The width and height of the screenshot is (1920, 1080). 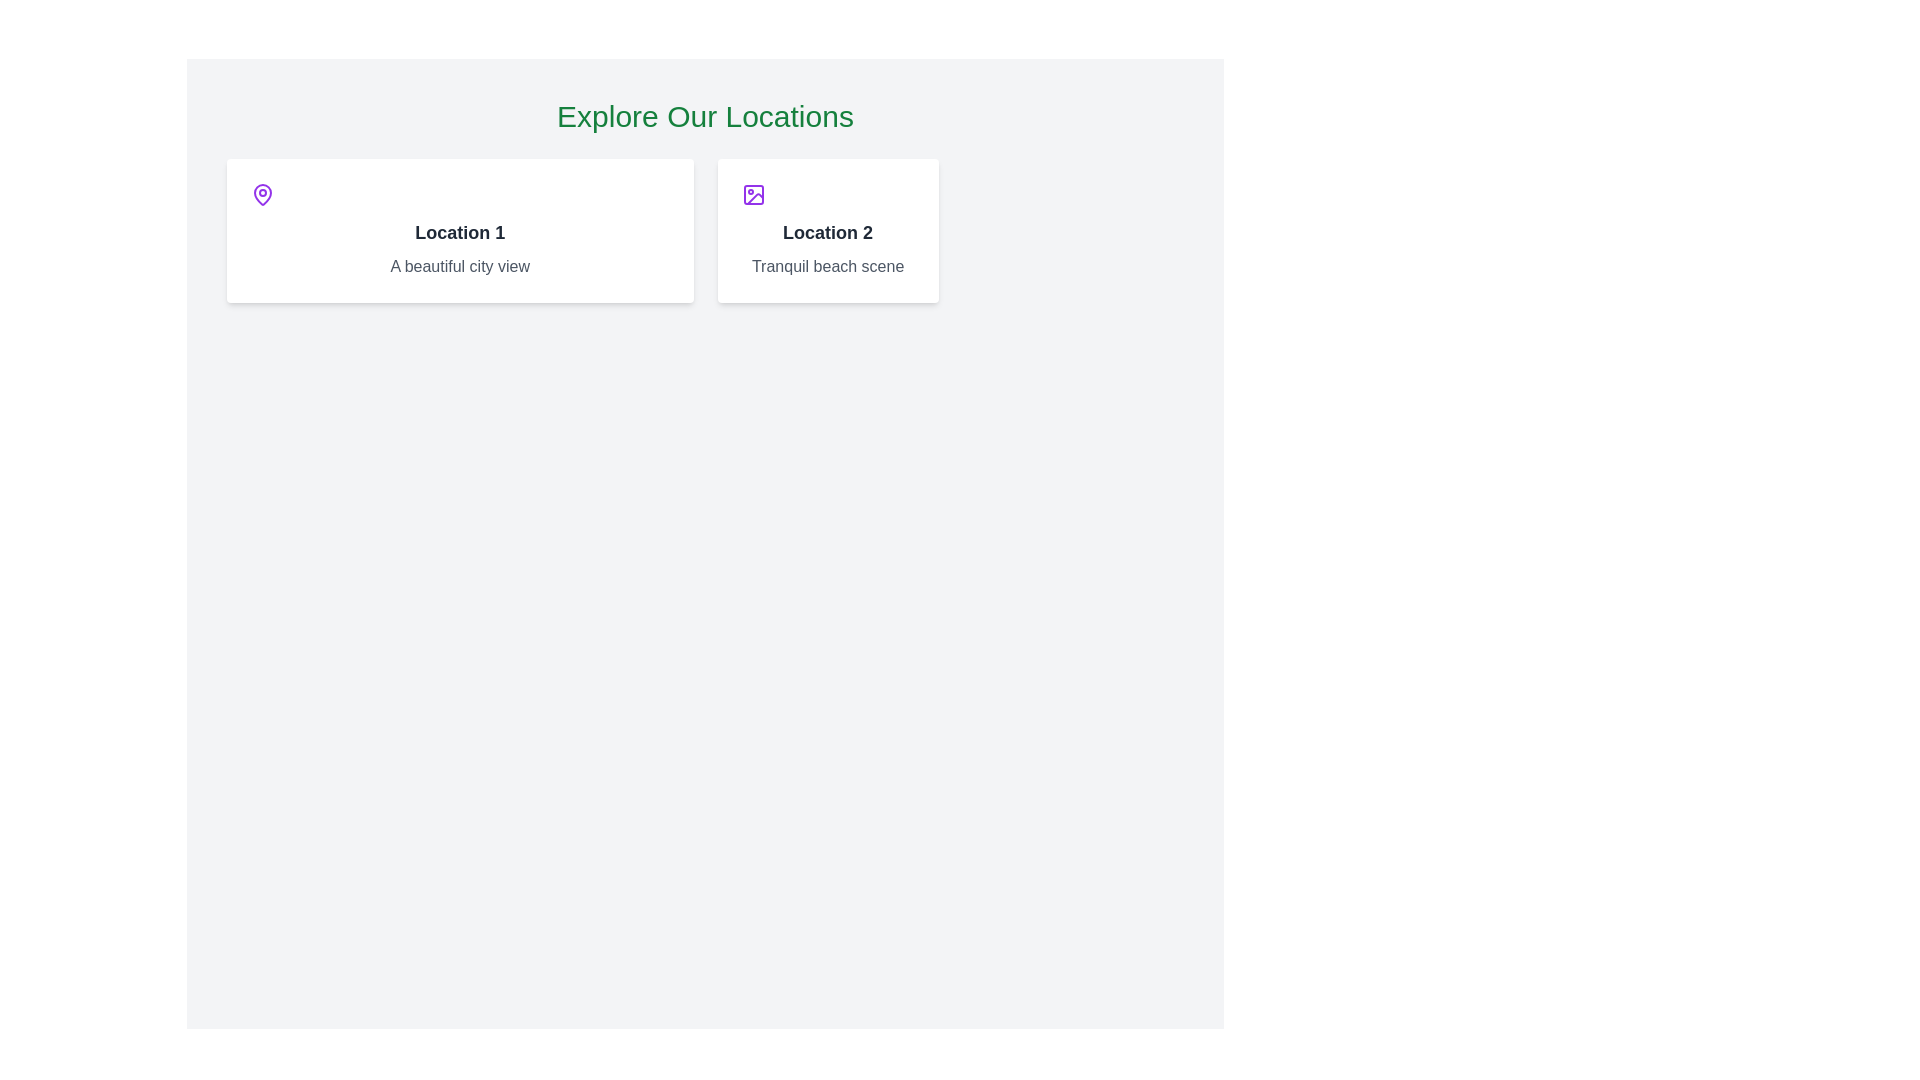 I want to click on text content of the heading that says 'Explore Our Locations', which is centrally aligned and prominently displayed near the top of the main content area, so click(x=705, y=116).